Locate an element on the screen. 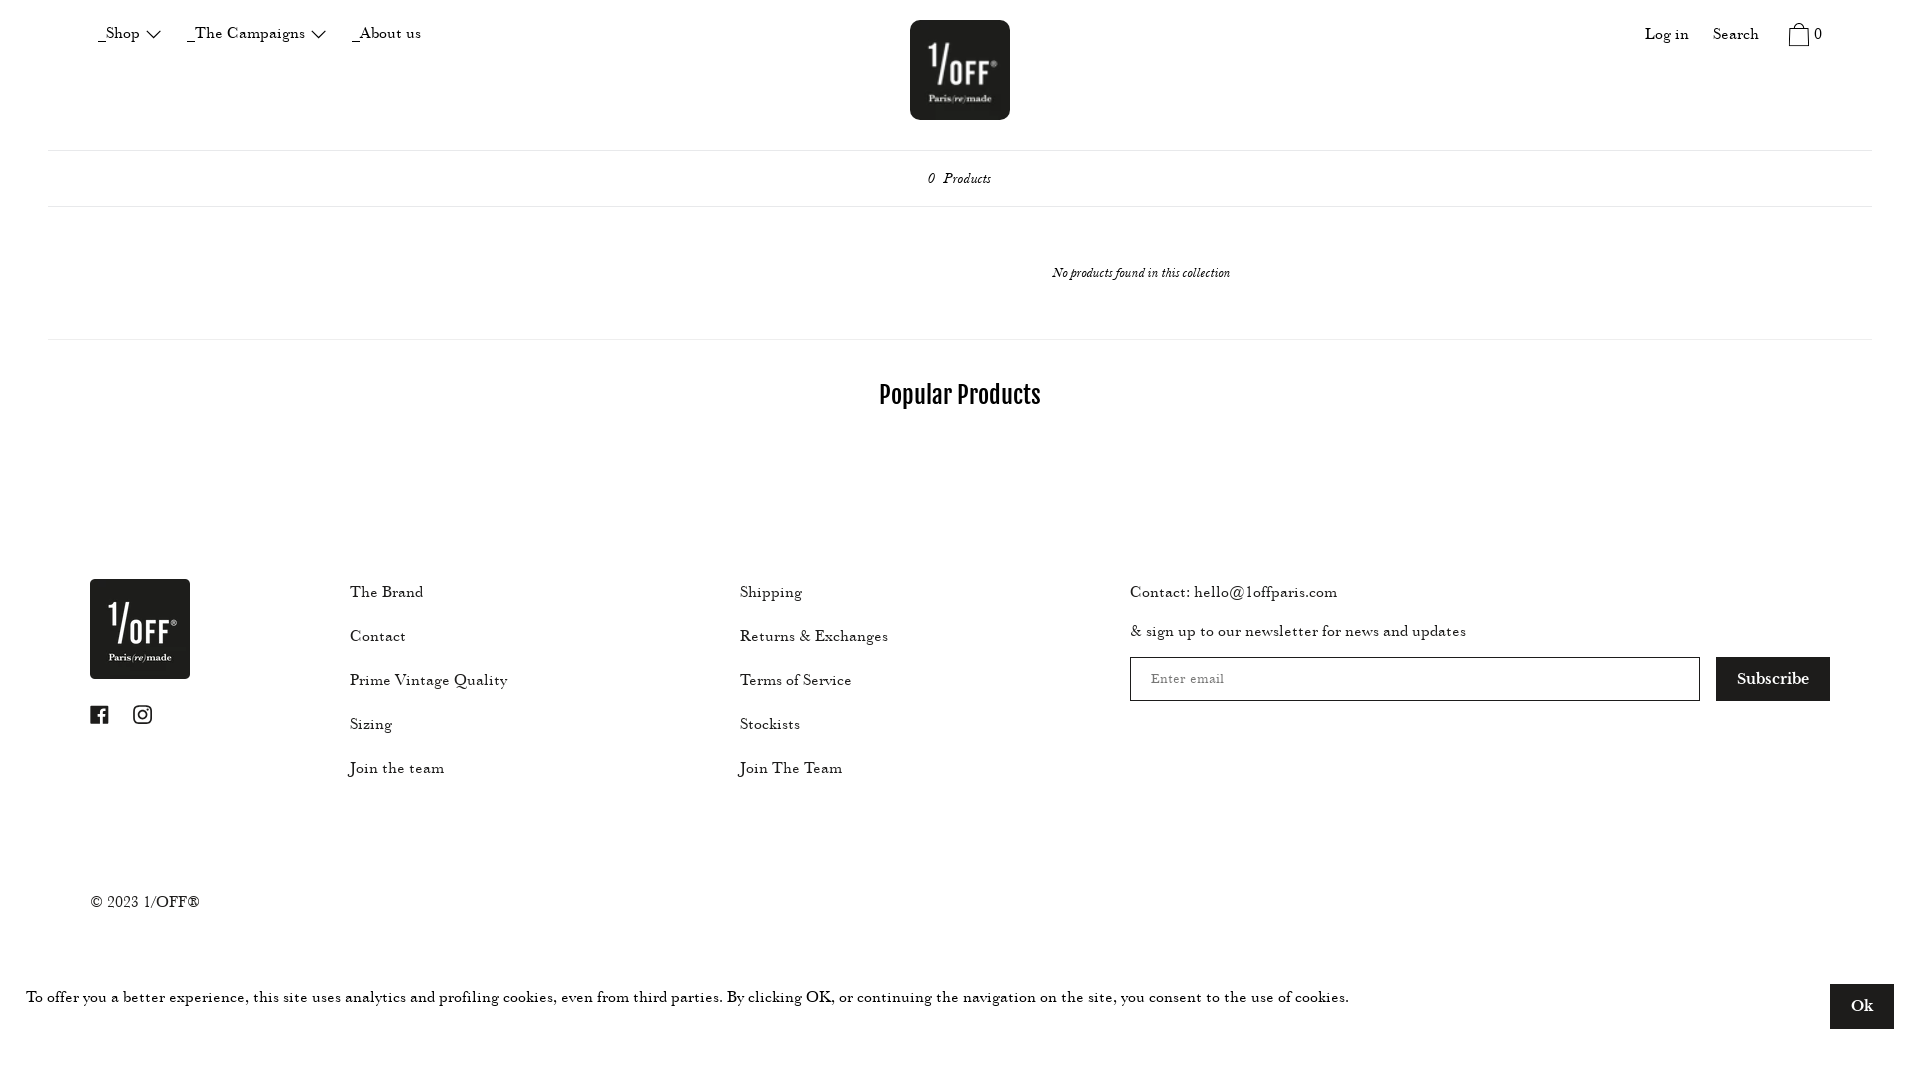 The width and height of the screenshot is (1920, 1080). 'Contact' is located at coordinates (340, 635).